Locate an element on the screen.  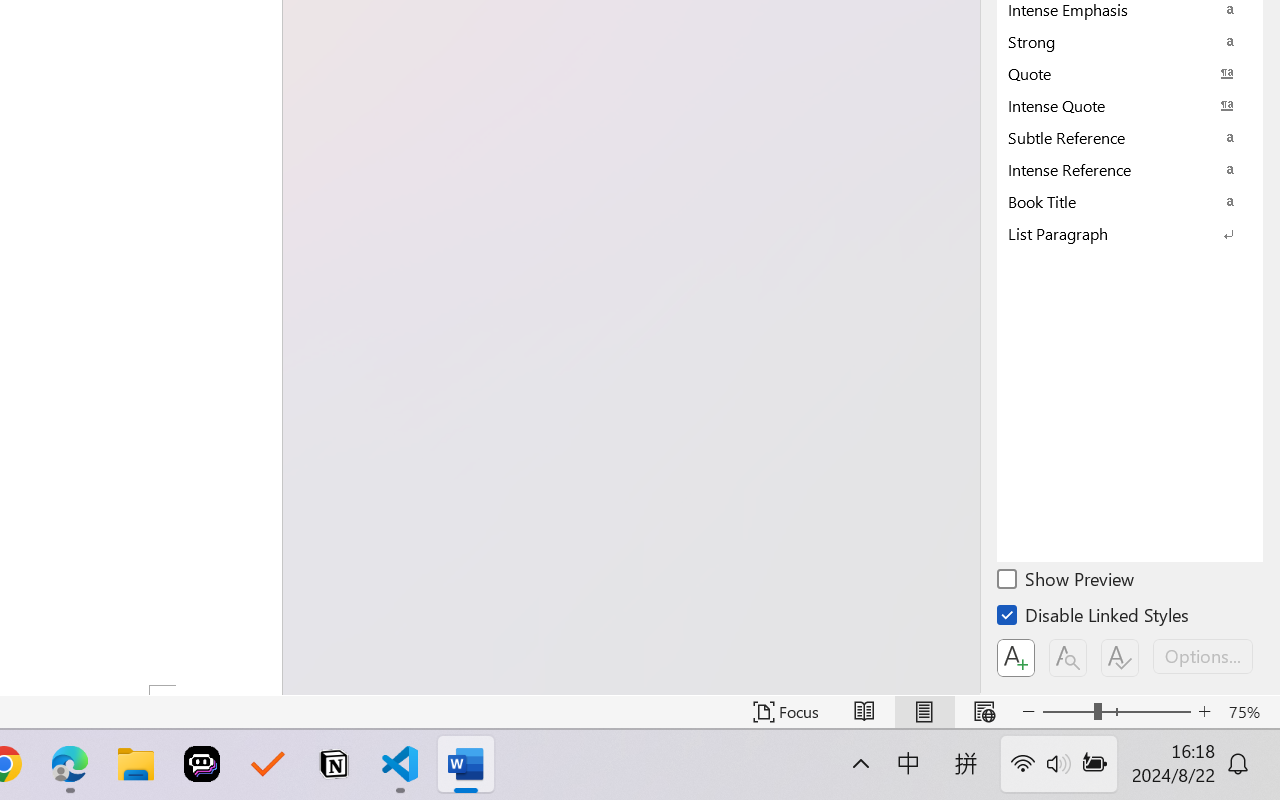
'Intense Quote' is located at coordinates (1130, 104).